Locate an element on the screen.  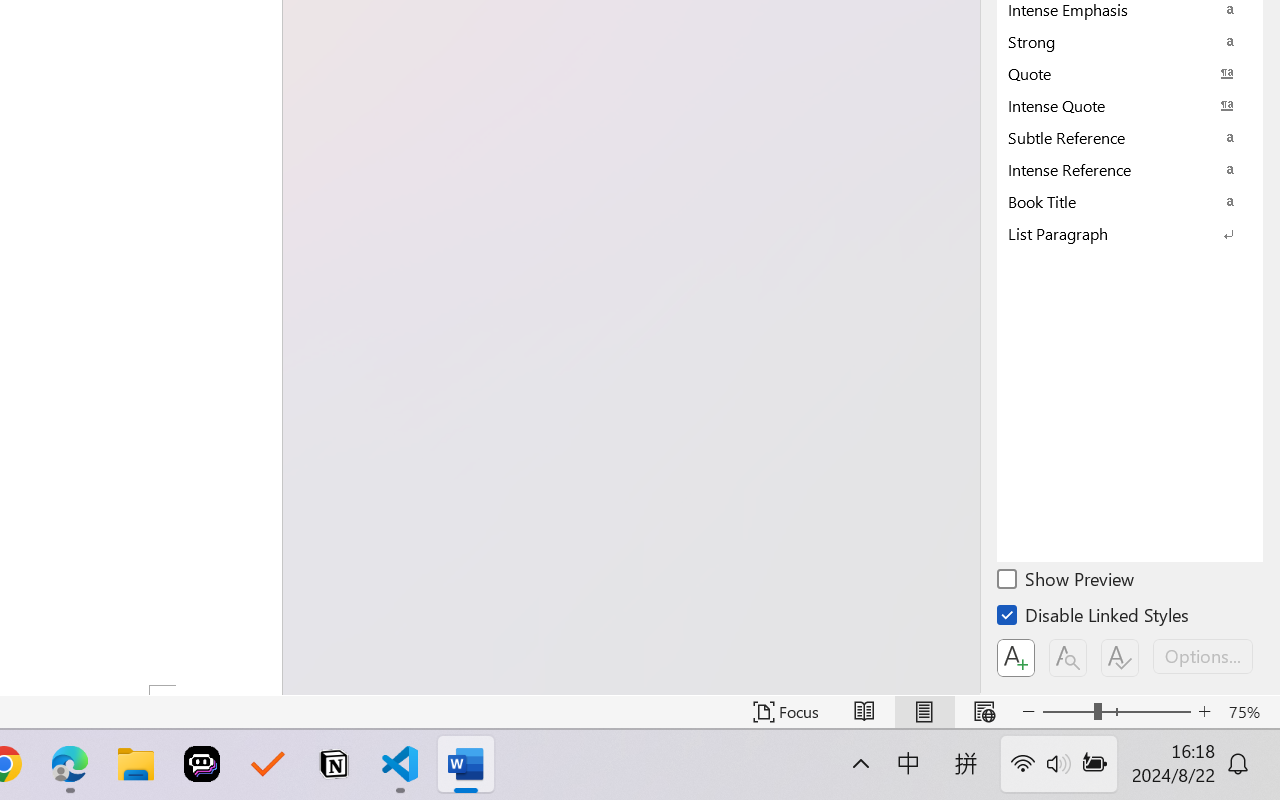
'Intense Quote' is located at coordinates (1130, 104).